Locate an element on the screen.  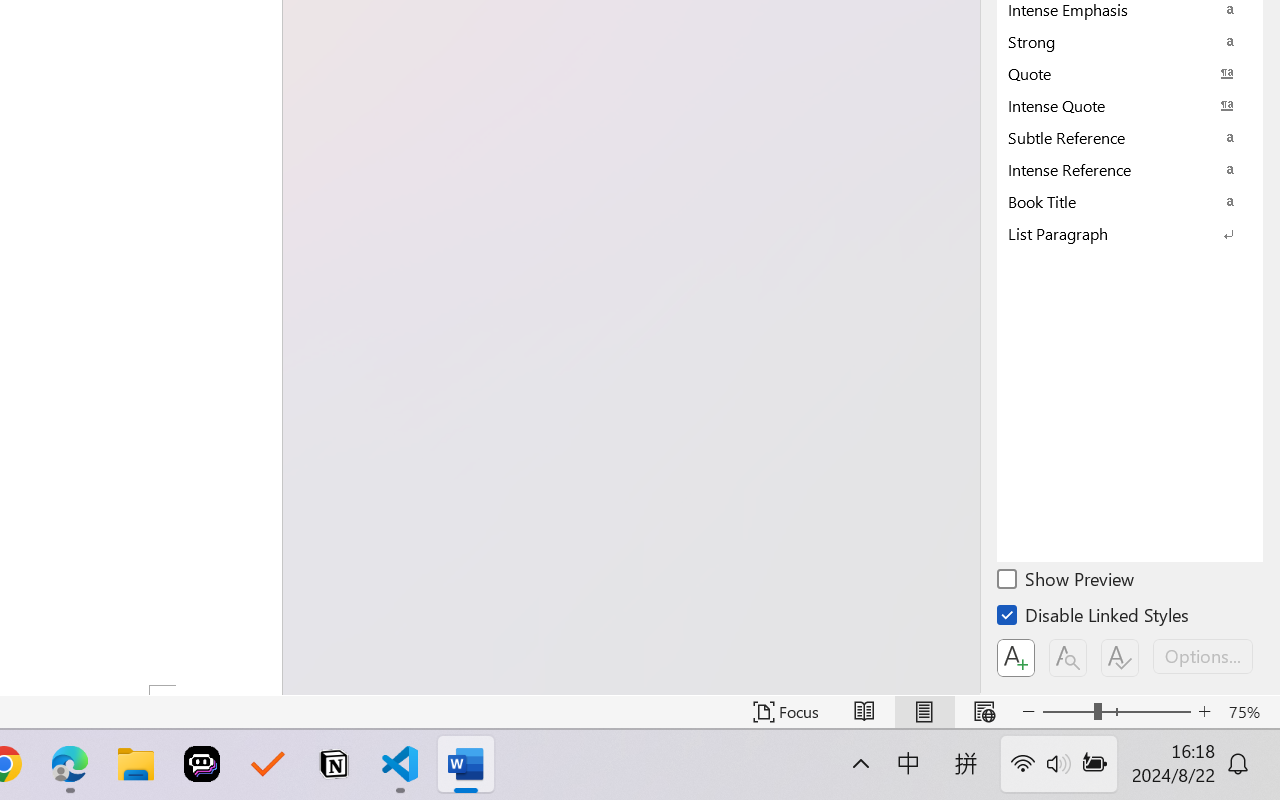
'Intense Quote' is located at coordinates (1130, 104).